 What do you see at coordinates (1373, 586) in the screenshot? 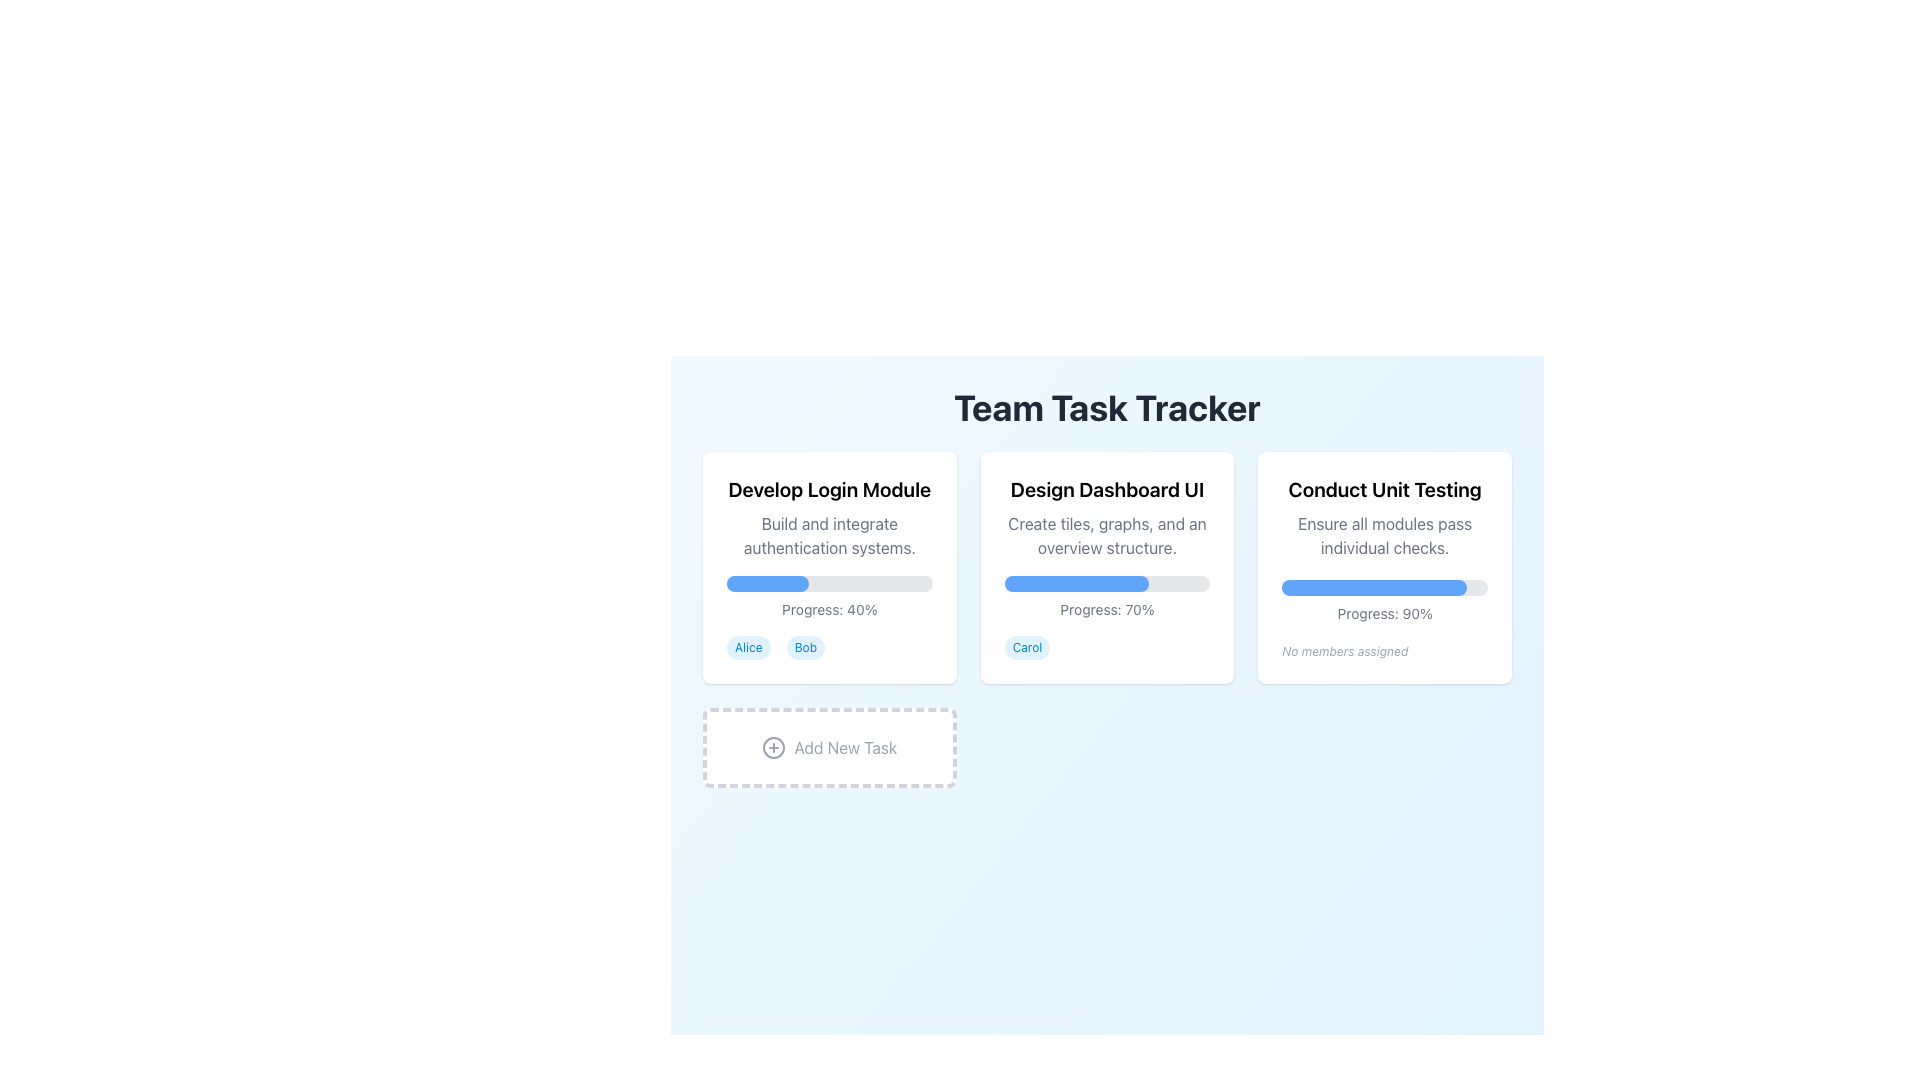
I see `the horizontal blue progress bar in the 'Conduct Unit Testing' task card, which is styled with rounded ends and gradient shading` at bounding box center [1373, 586].